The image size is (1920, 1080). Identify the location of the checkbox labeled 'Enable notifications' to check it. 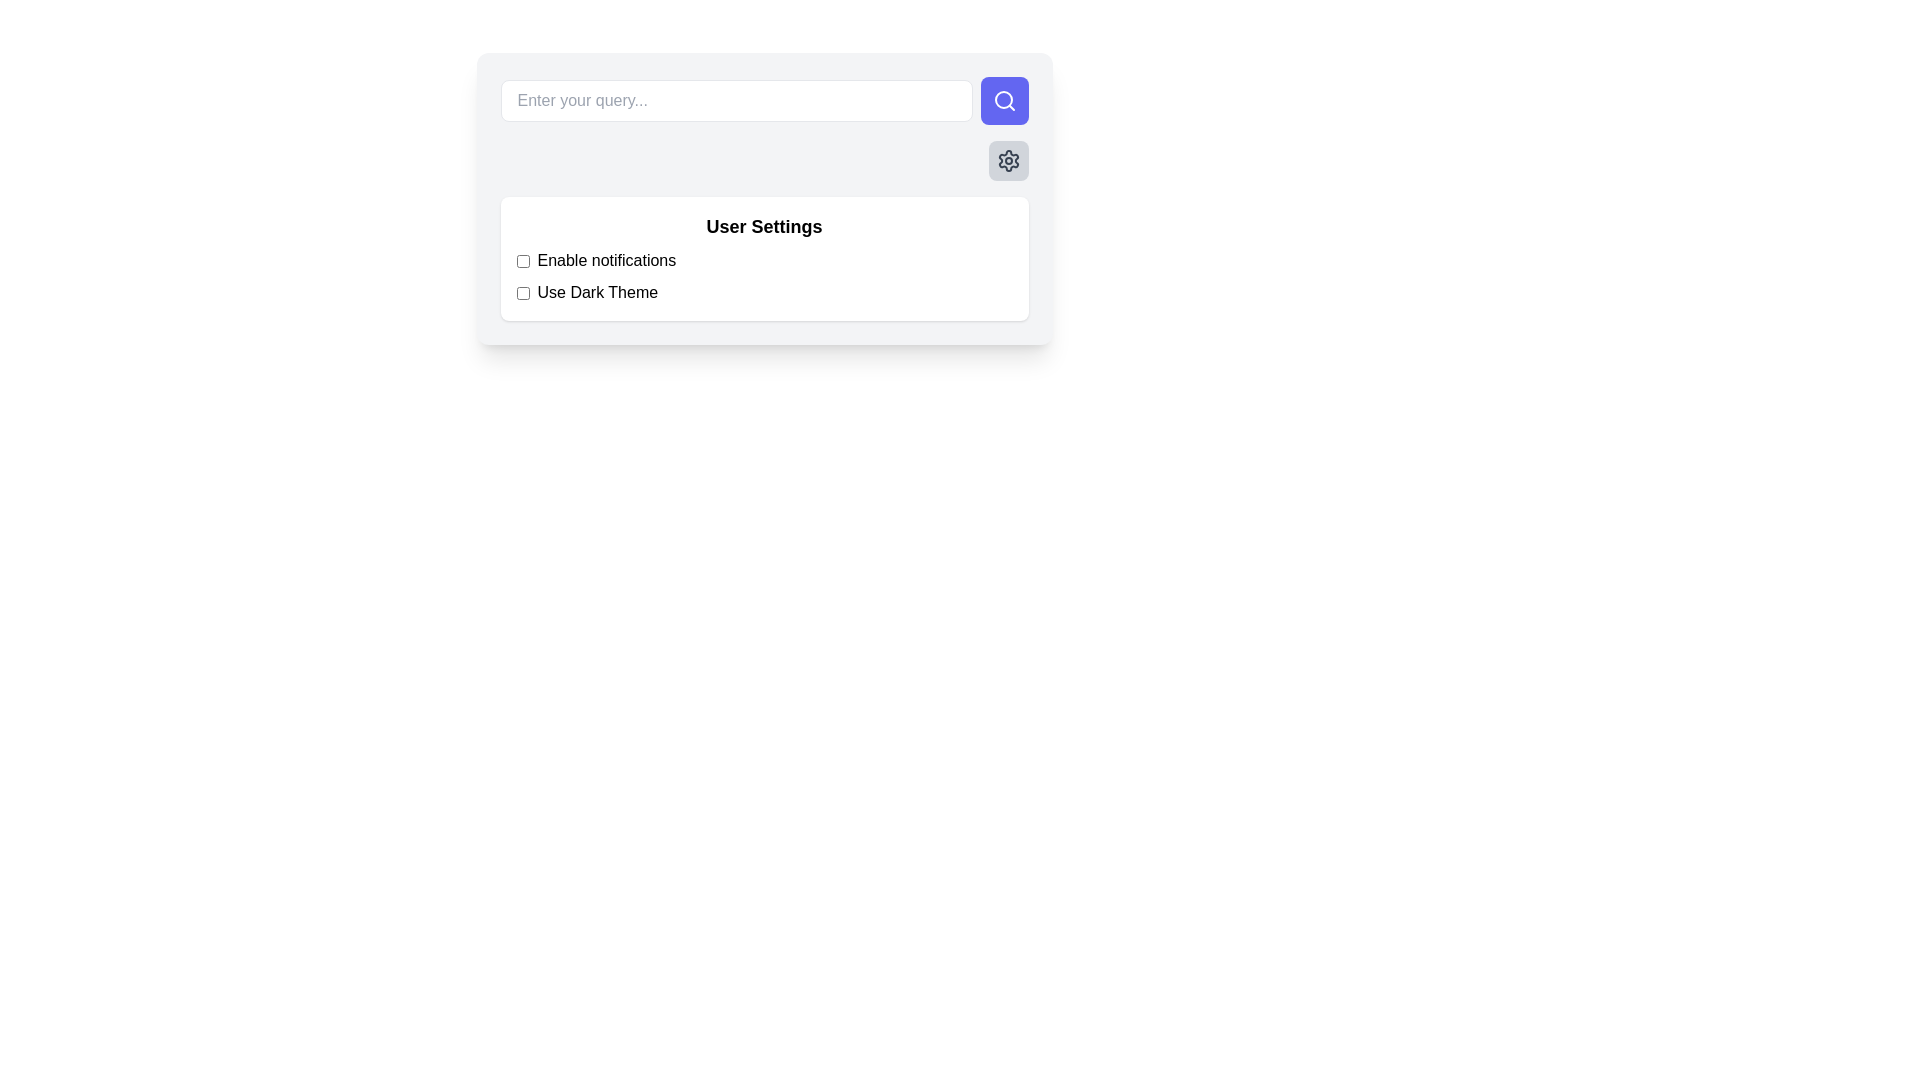
(763, 260).